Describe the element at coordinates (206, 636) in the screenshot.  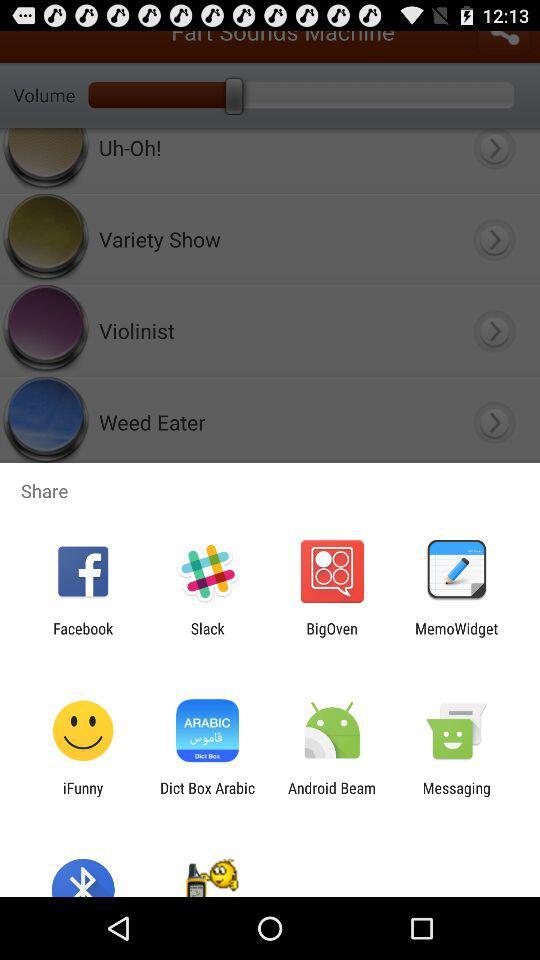
I see `icon to the left of the bigoven item` at that location.